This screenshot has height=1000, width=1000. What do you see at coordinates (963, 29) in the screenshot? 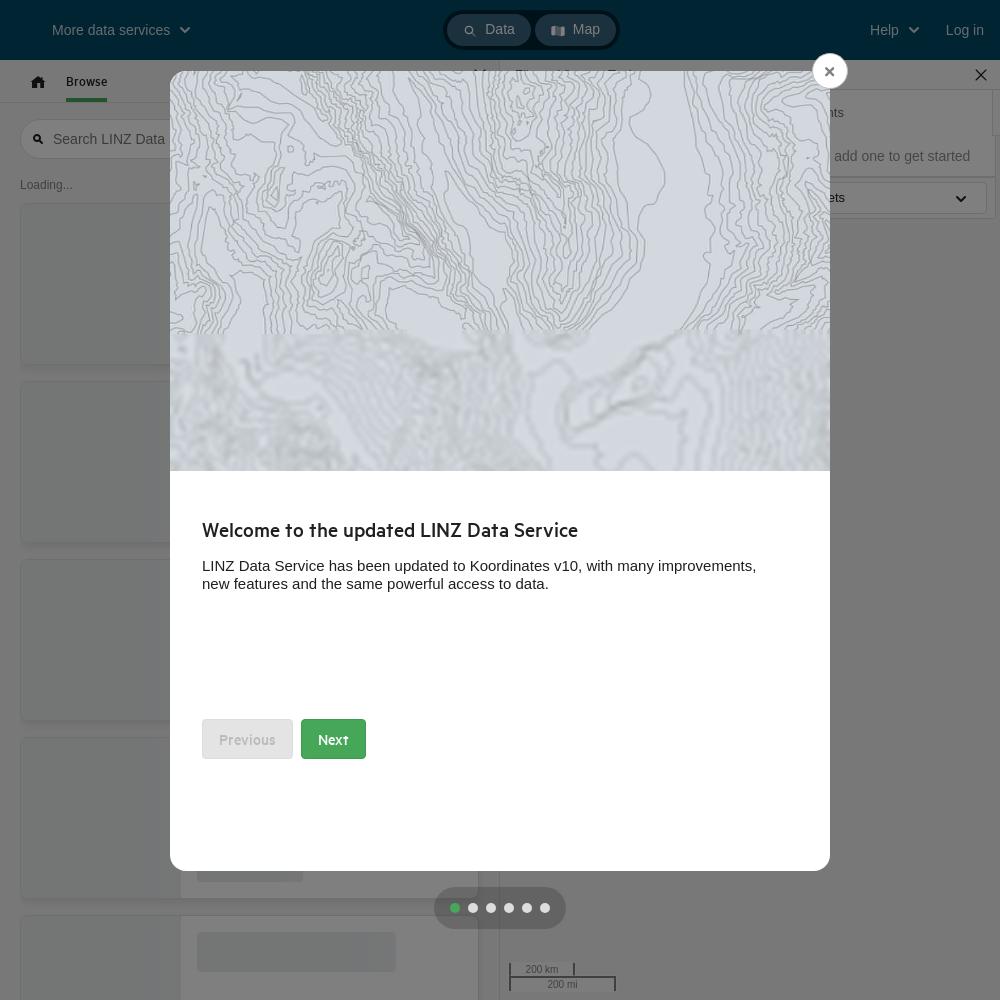
I see `'Log in'` at bounding box center [963, 29].